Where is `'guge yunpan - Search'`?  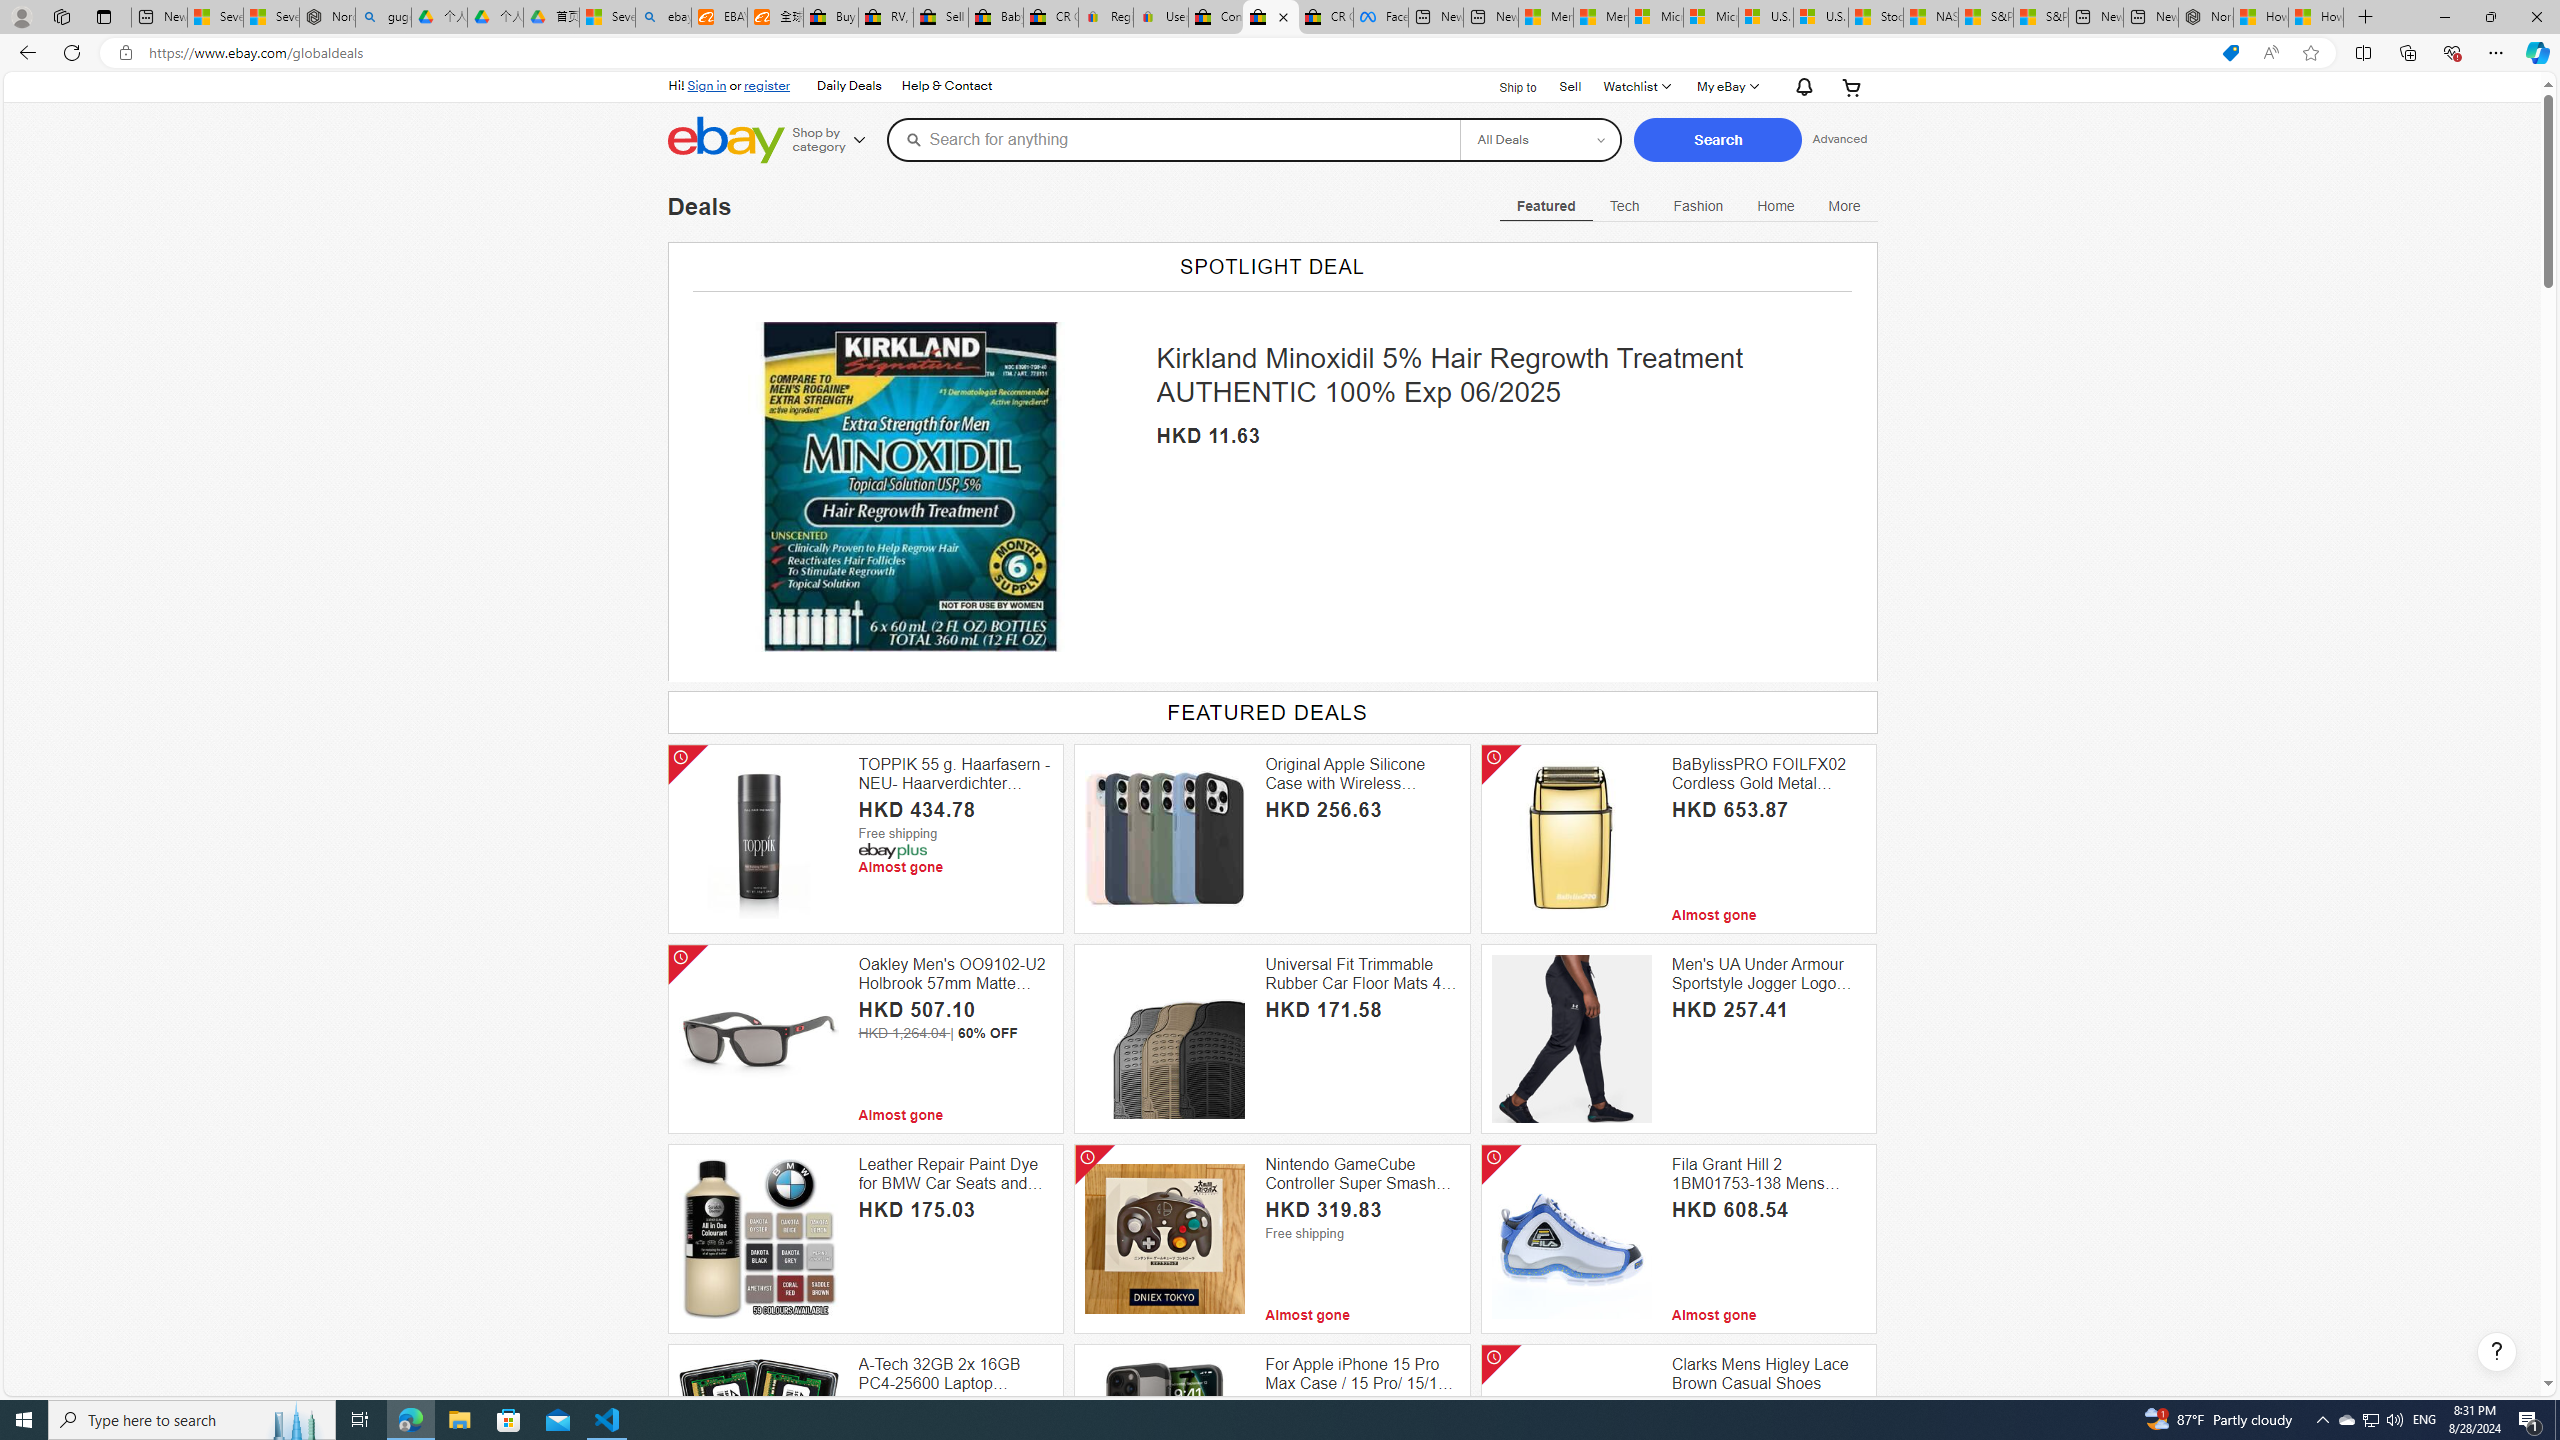
'guge yunpan - Search' is located at coordinates (383, 16).